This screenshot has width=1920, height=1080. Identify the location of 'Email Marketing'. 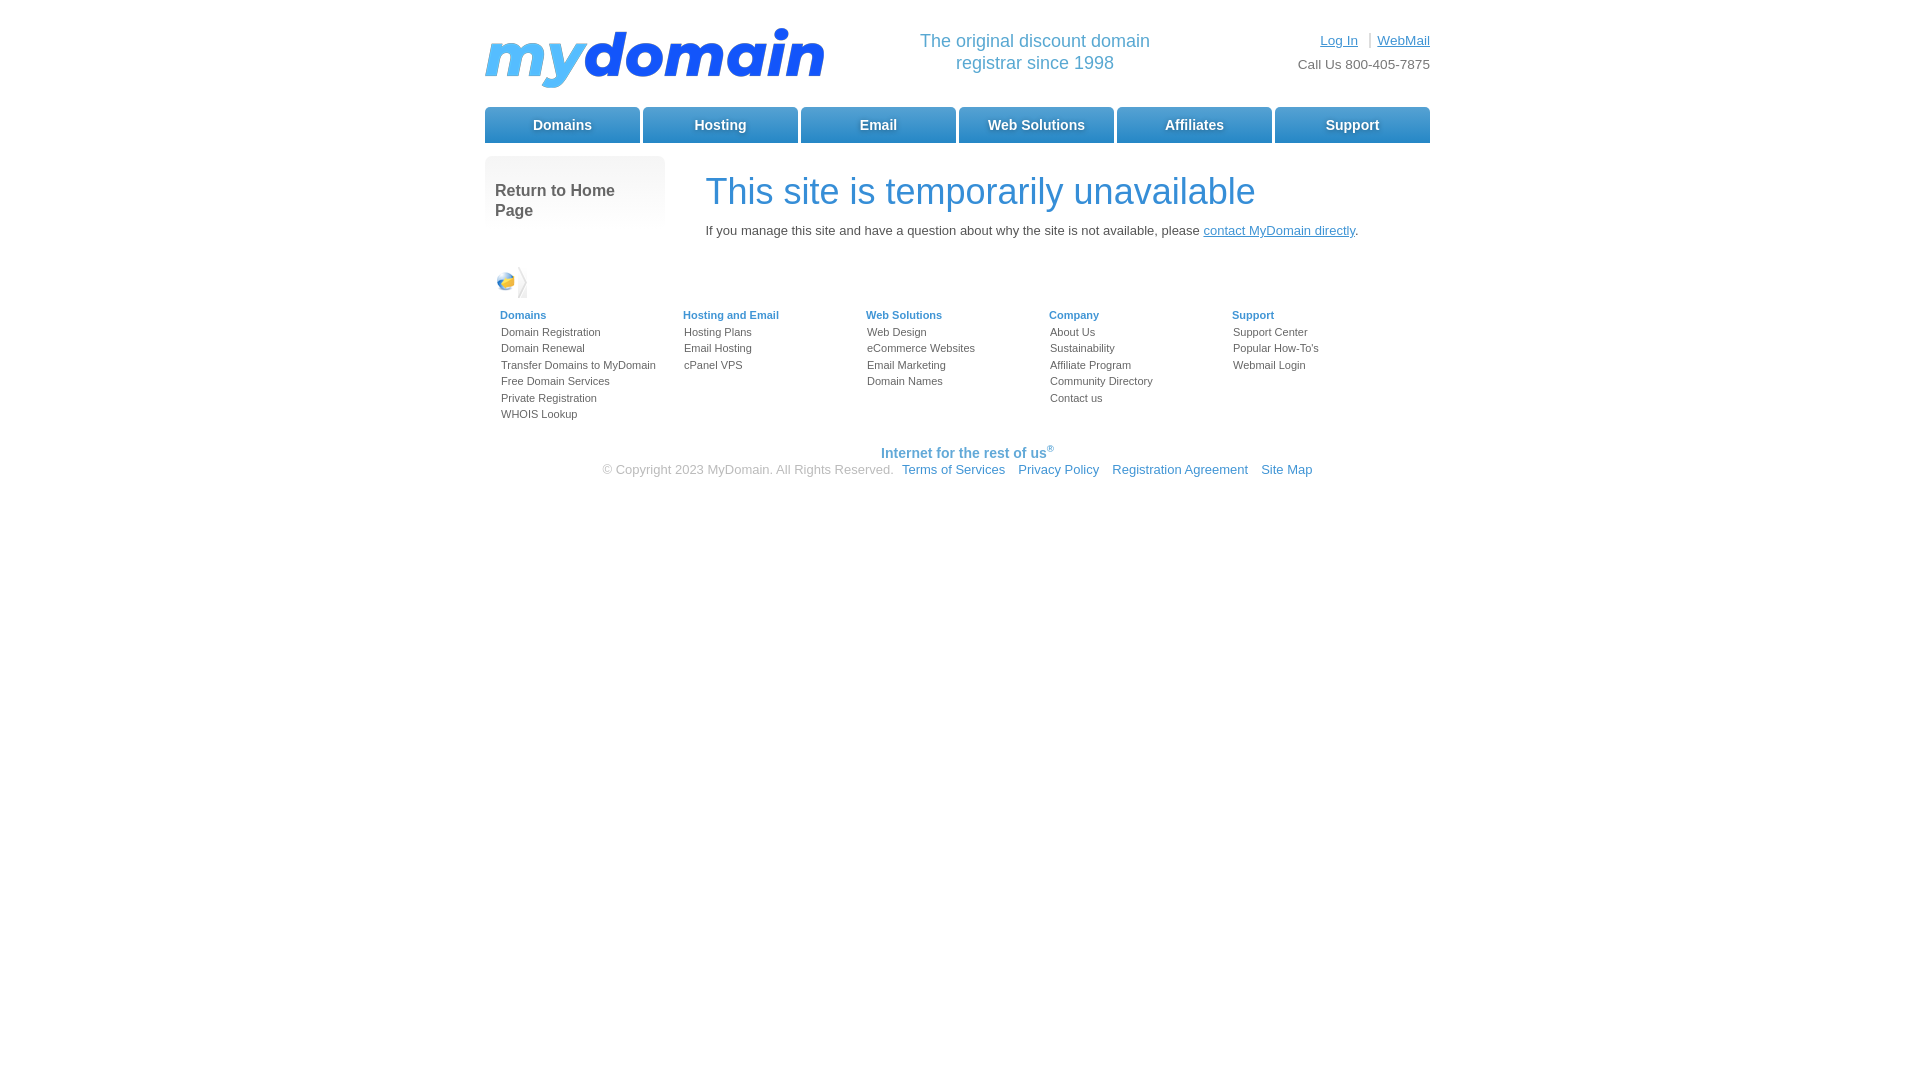
(905, 365).